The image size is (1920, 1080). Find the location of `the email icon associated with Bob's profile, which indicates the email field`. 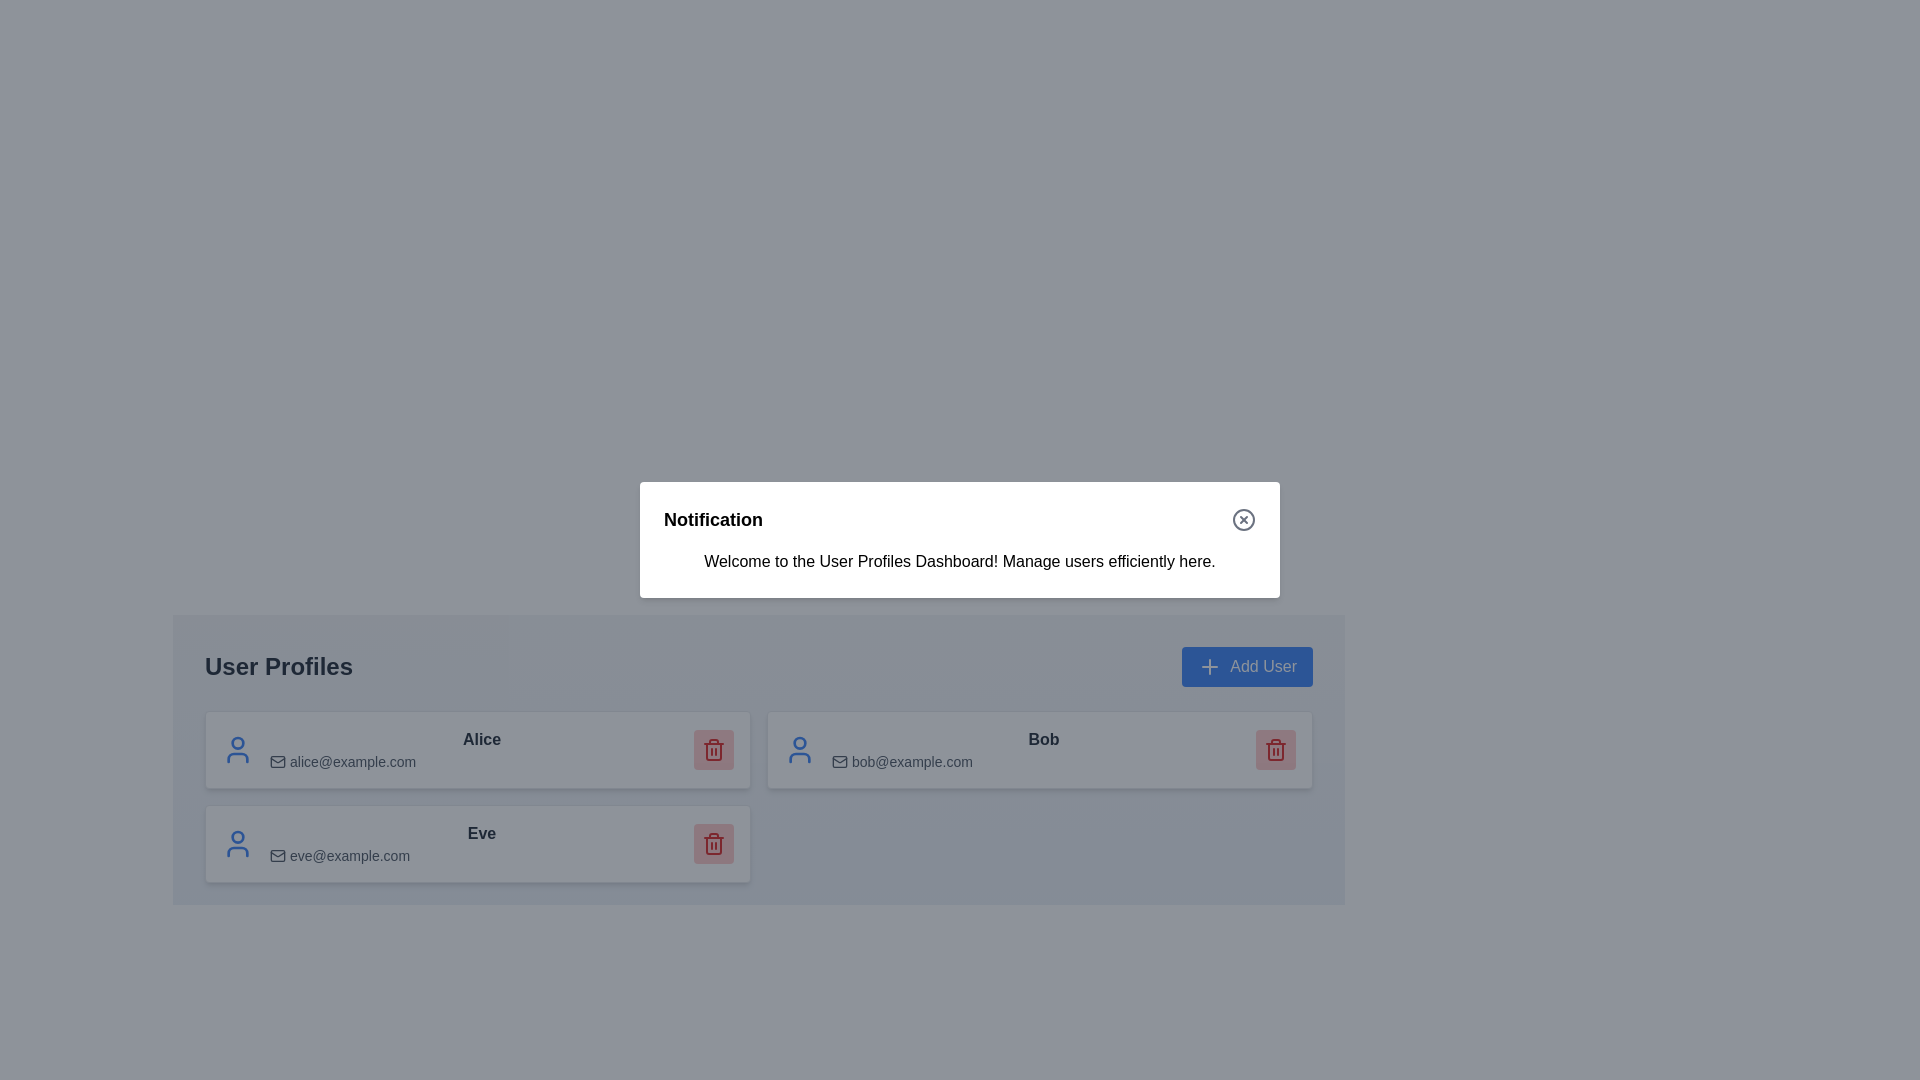

the email icon associated with Bob's profile, which indicates the email field is located at coordinates (840, 762).